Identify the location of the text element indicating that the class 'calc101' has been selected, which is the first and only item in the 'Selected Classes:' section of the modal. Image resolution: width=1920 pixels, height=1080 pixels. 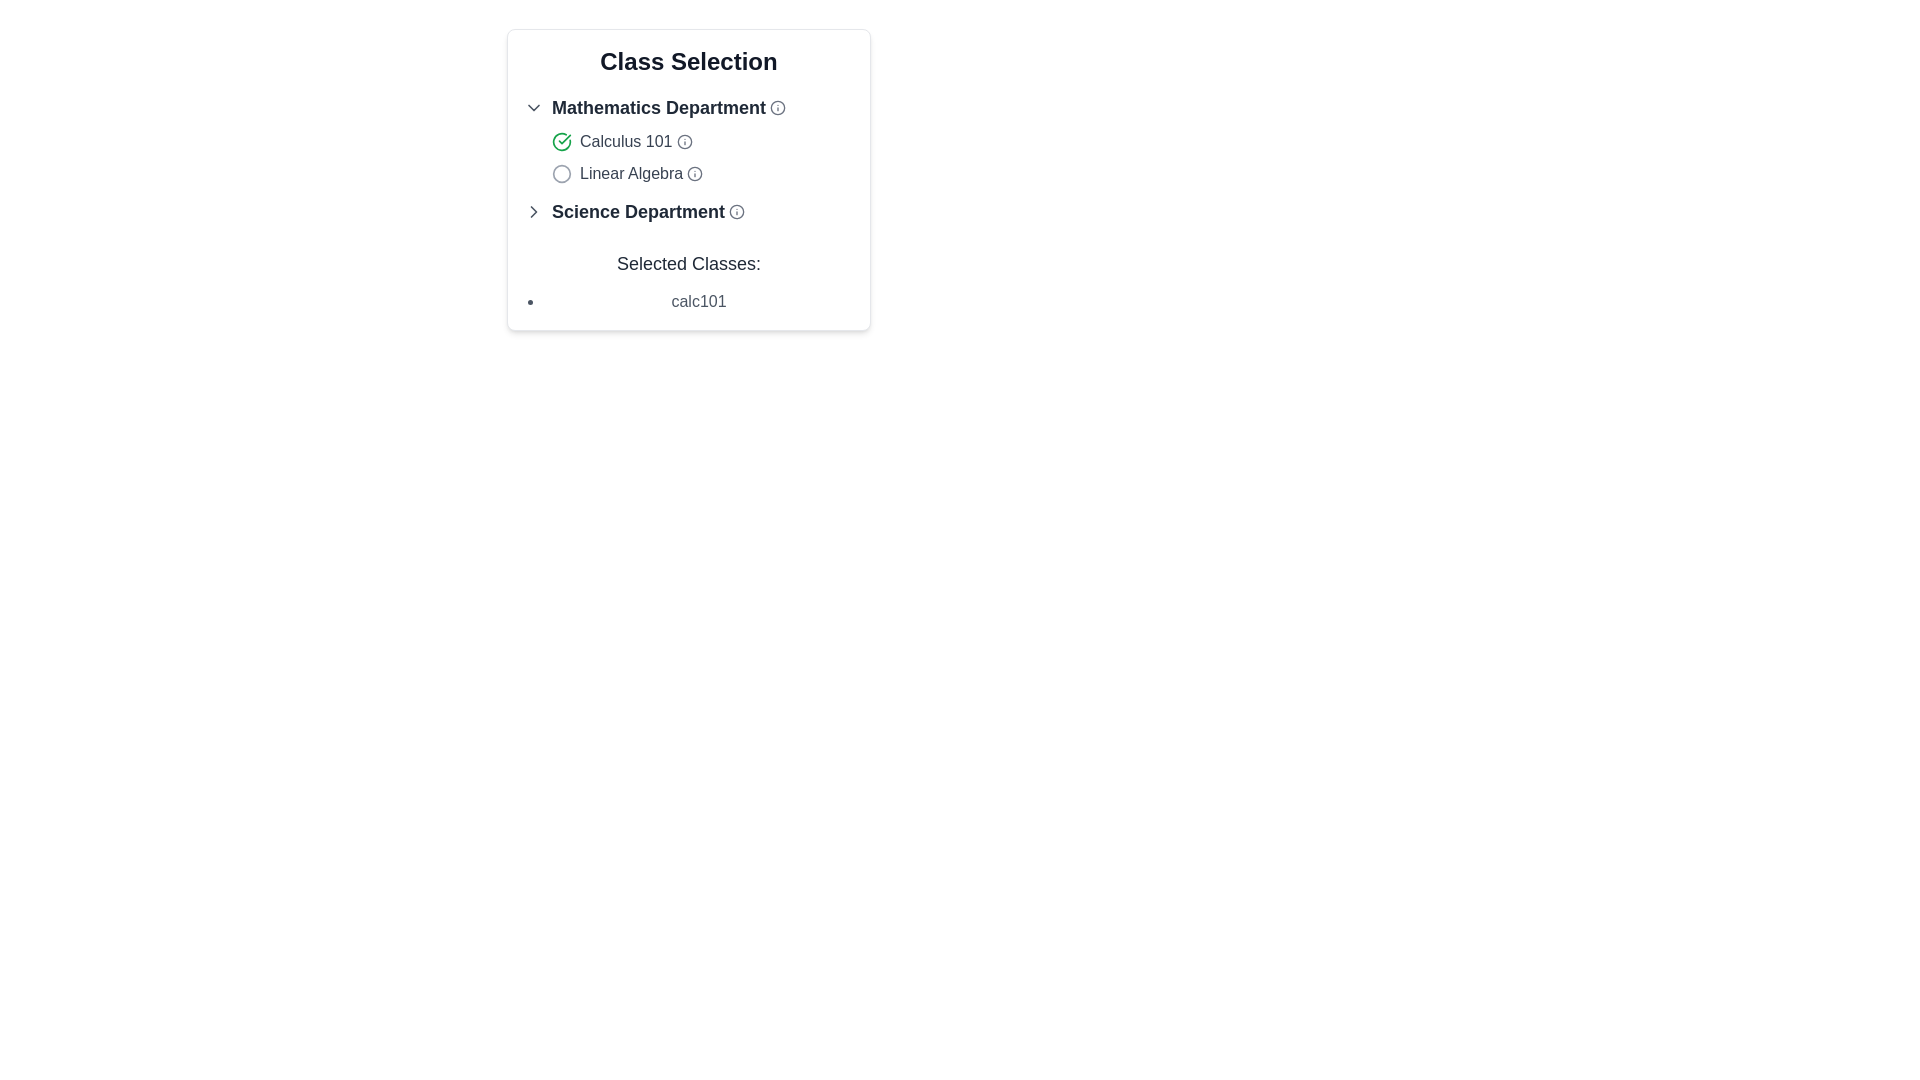
(689, 301).